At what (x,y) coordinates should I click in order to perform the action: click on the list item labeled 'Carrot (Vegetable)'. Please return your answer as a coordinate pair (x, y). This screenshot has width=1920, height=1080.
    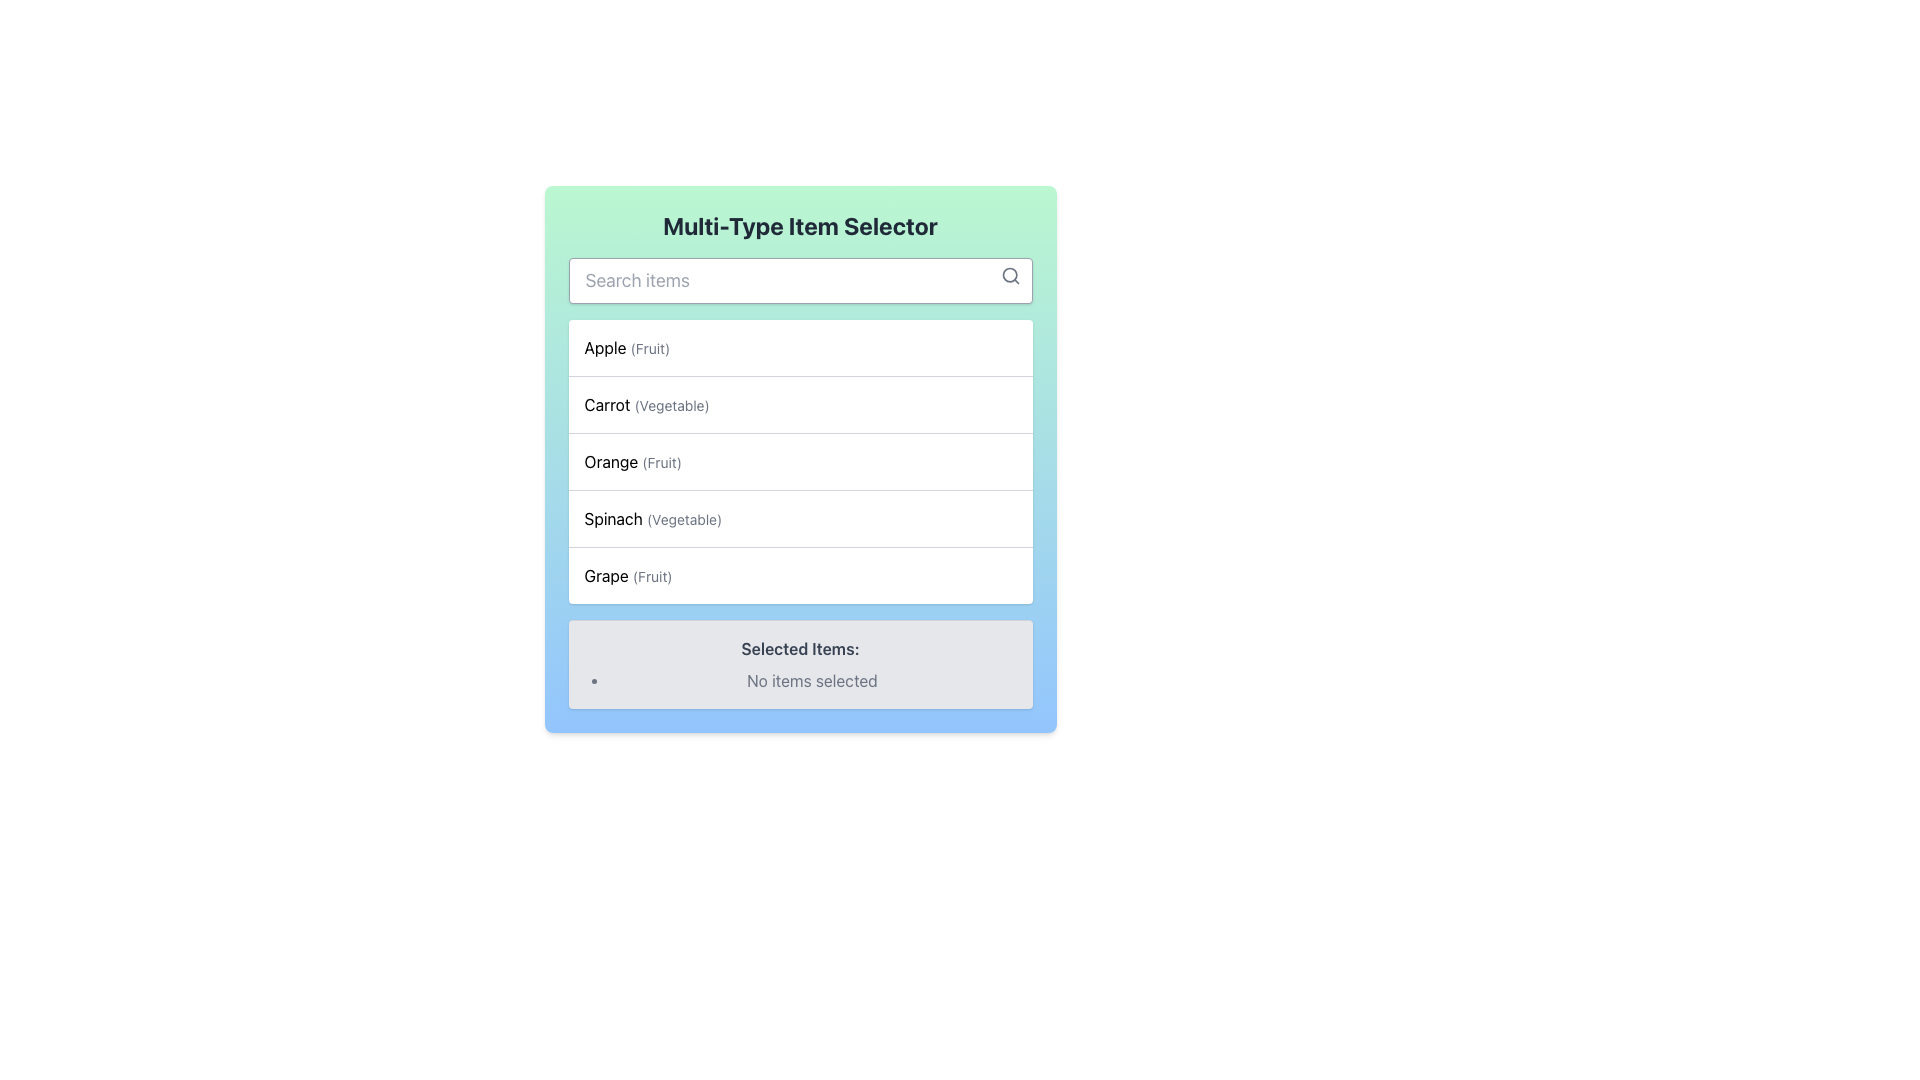
    Looking at the image, I should click on (800, 404).